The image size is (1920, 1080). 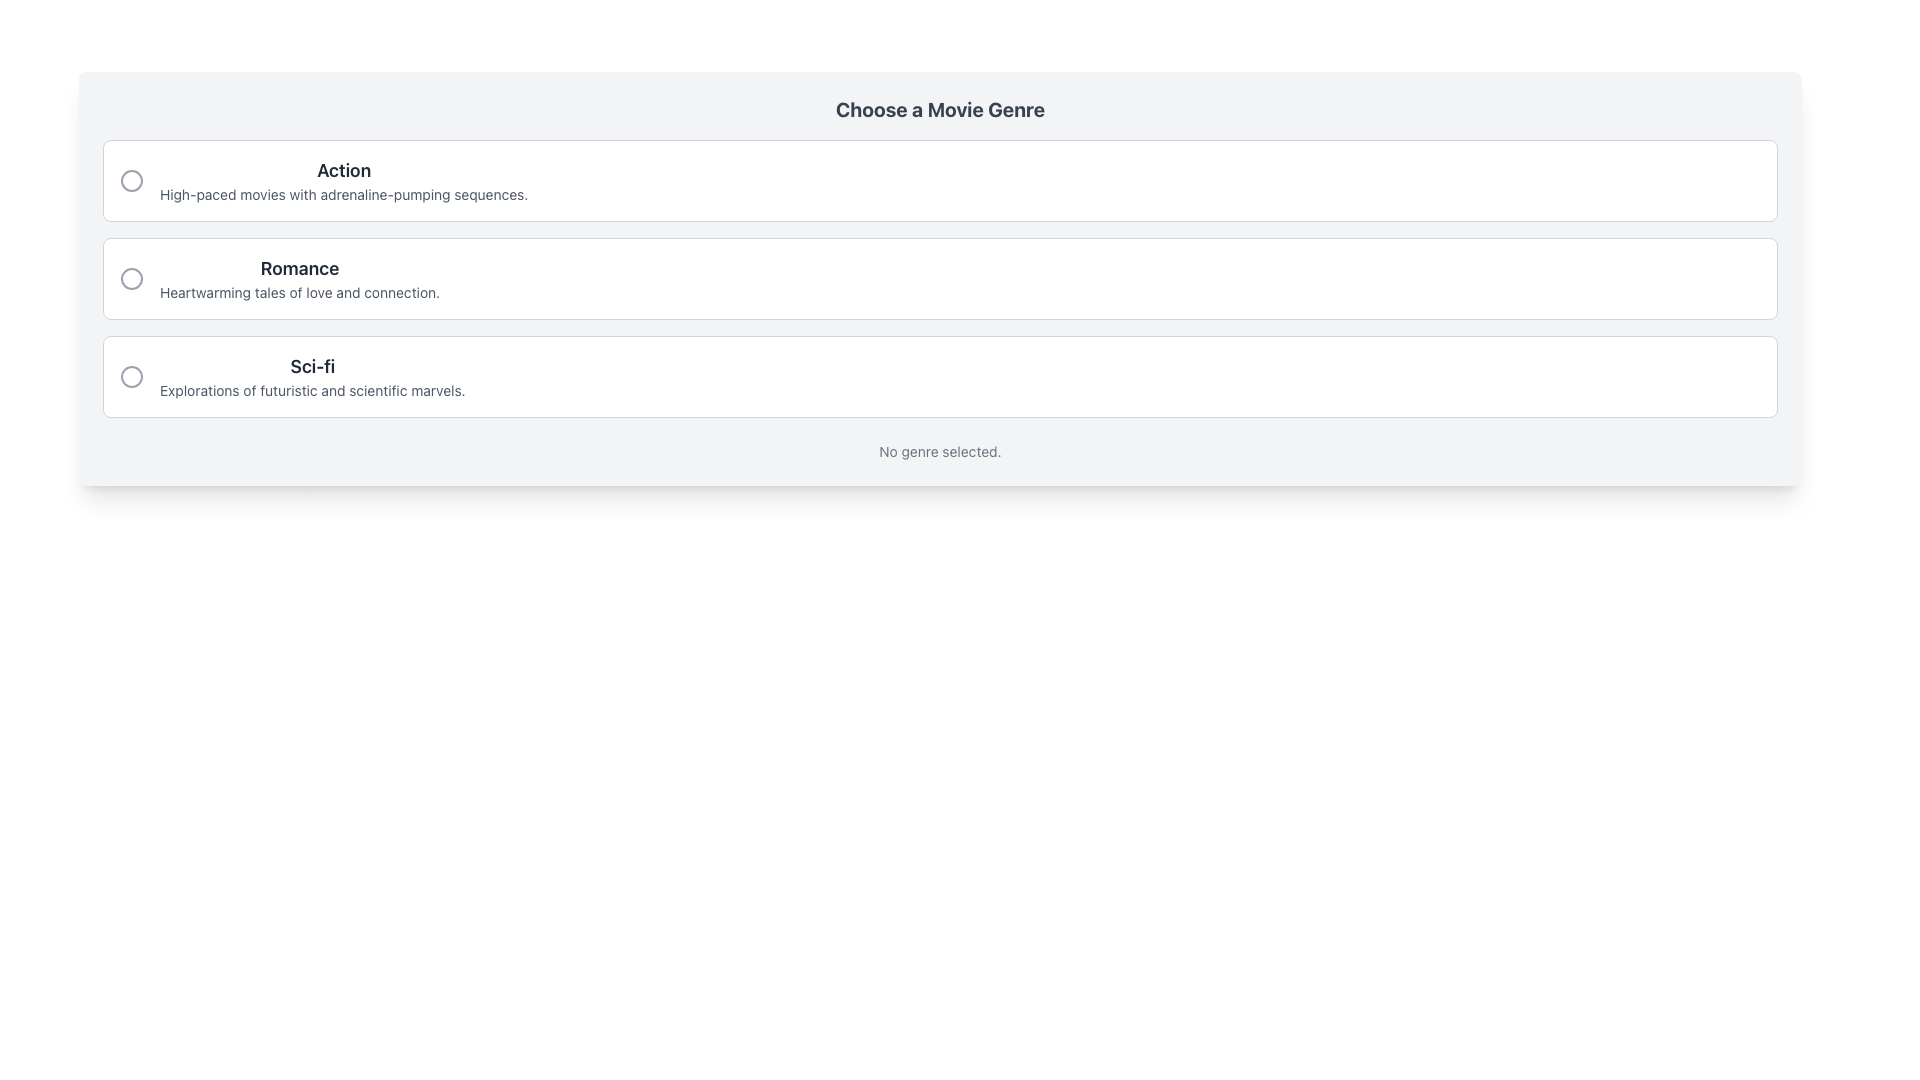 What do you see at coordinates (344, 195) in the screenshot?
I see `the text label that describes 'High-paced movies with adrenaline-pumping sequences.' located under the heading 'Action'` at bounding box center [344, 195].